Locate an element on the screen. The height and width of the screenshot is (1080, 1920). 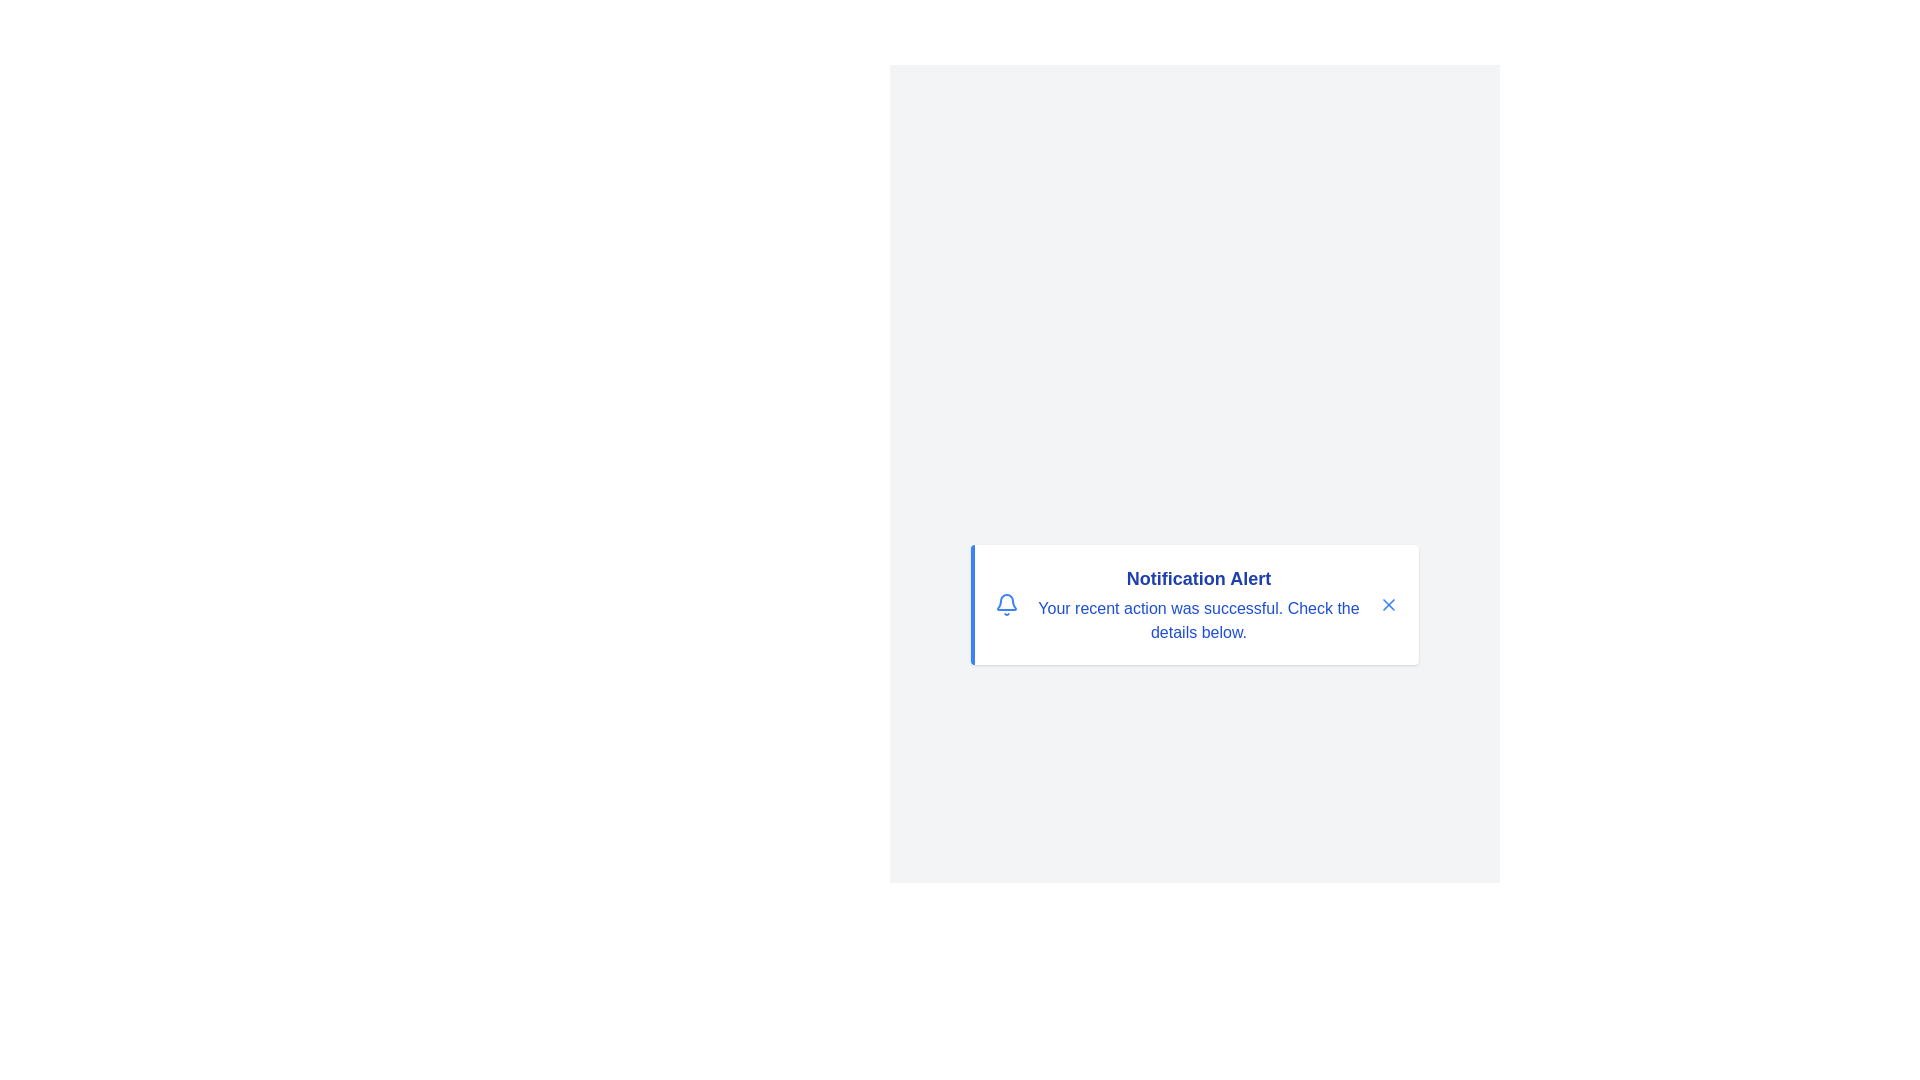
the close button to dismiss the notification is located at coordinates (1387, 604).